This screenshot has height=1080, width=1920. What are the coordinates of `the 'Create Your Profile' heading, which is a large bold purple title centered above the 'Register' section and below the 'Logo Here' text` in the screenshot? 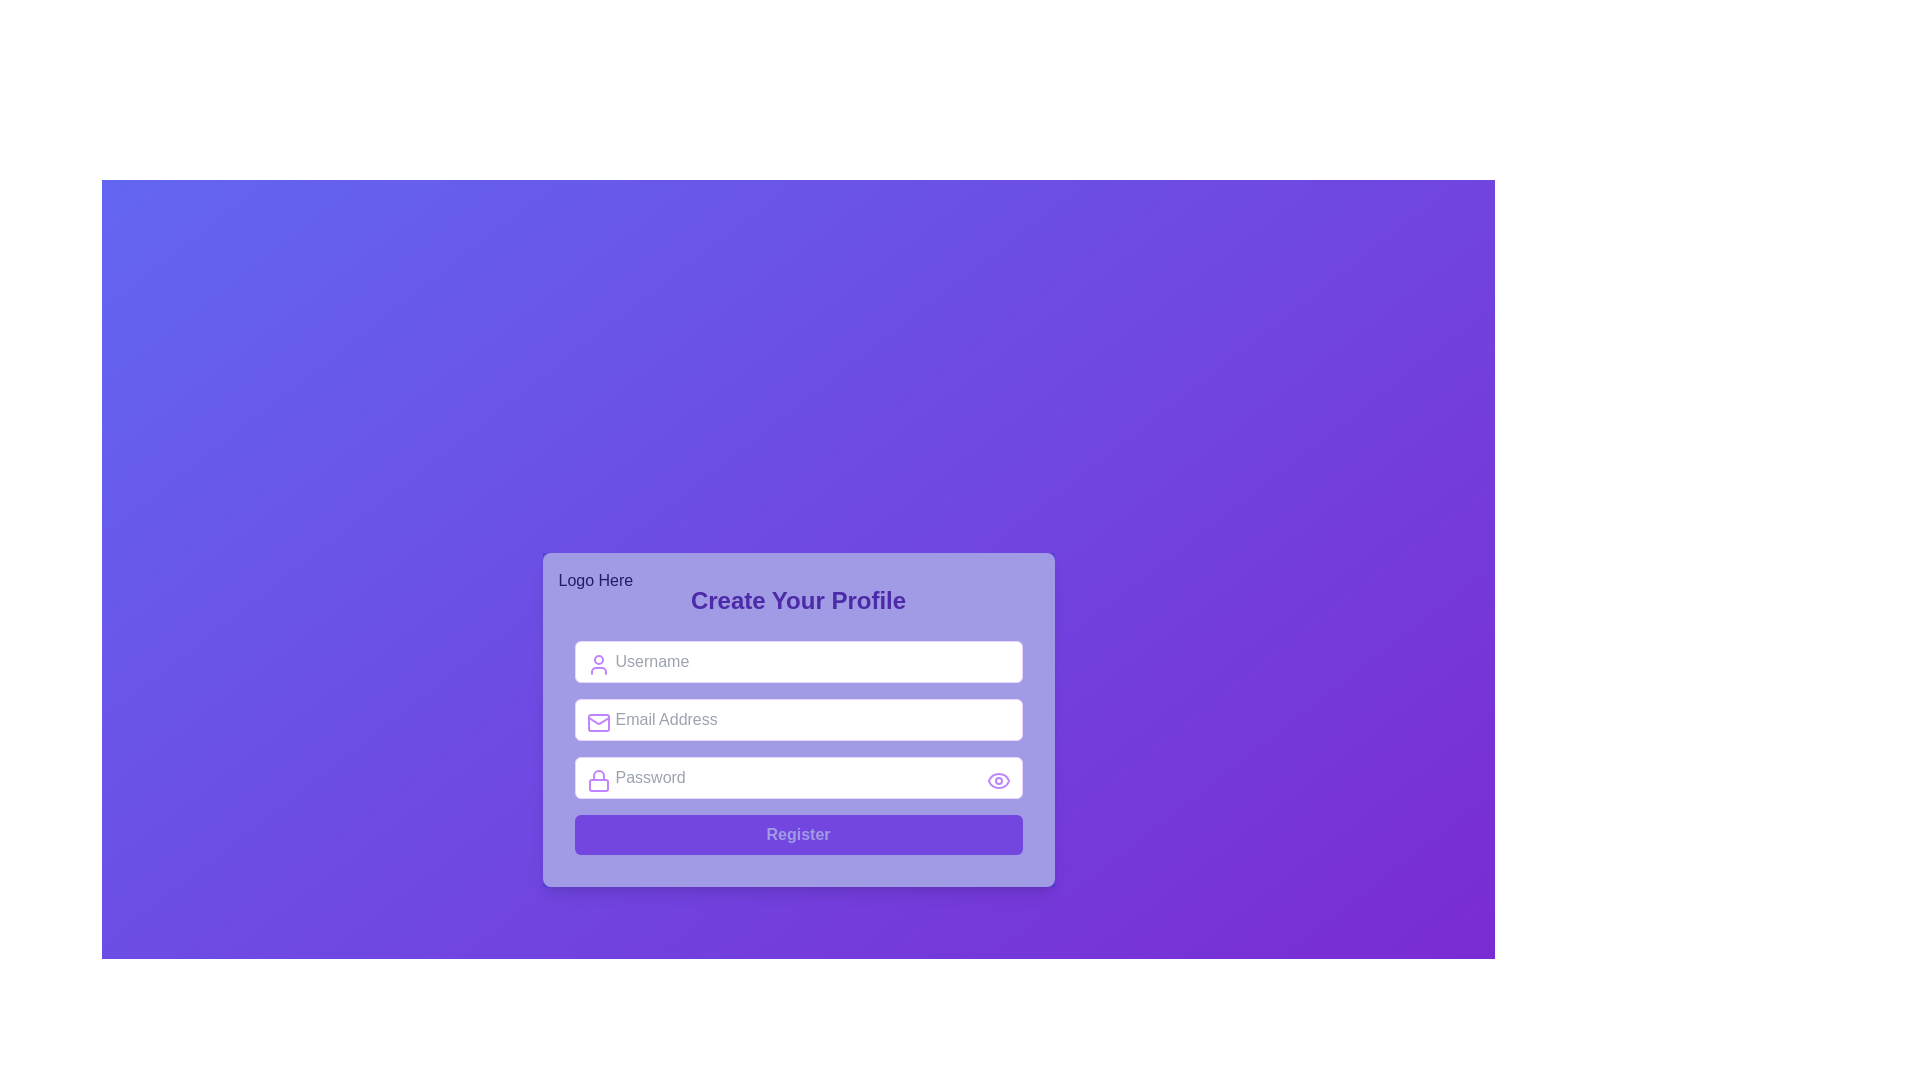 It's located at (797, 600).